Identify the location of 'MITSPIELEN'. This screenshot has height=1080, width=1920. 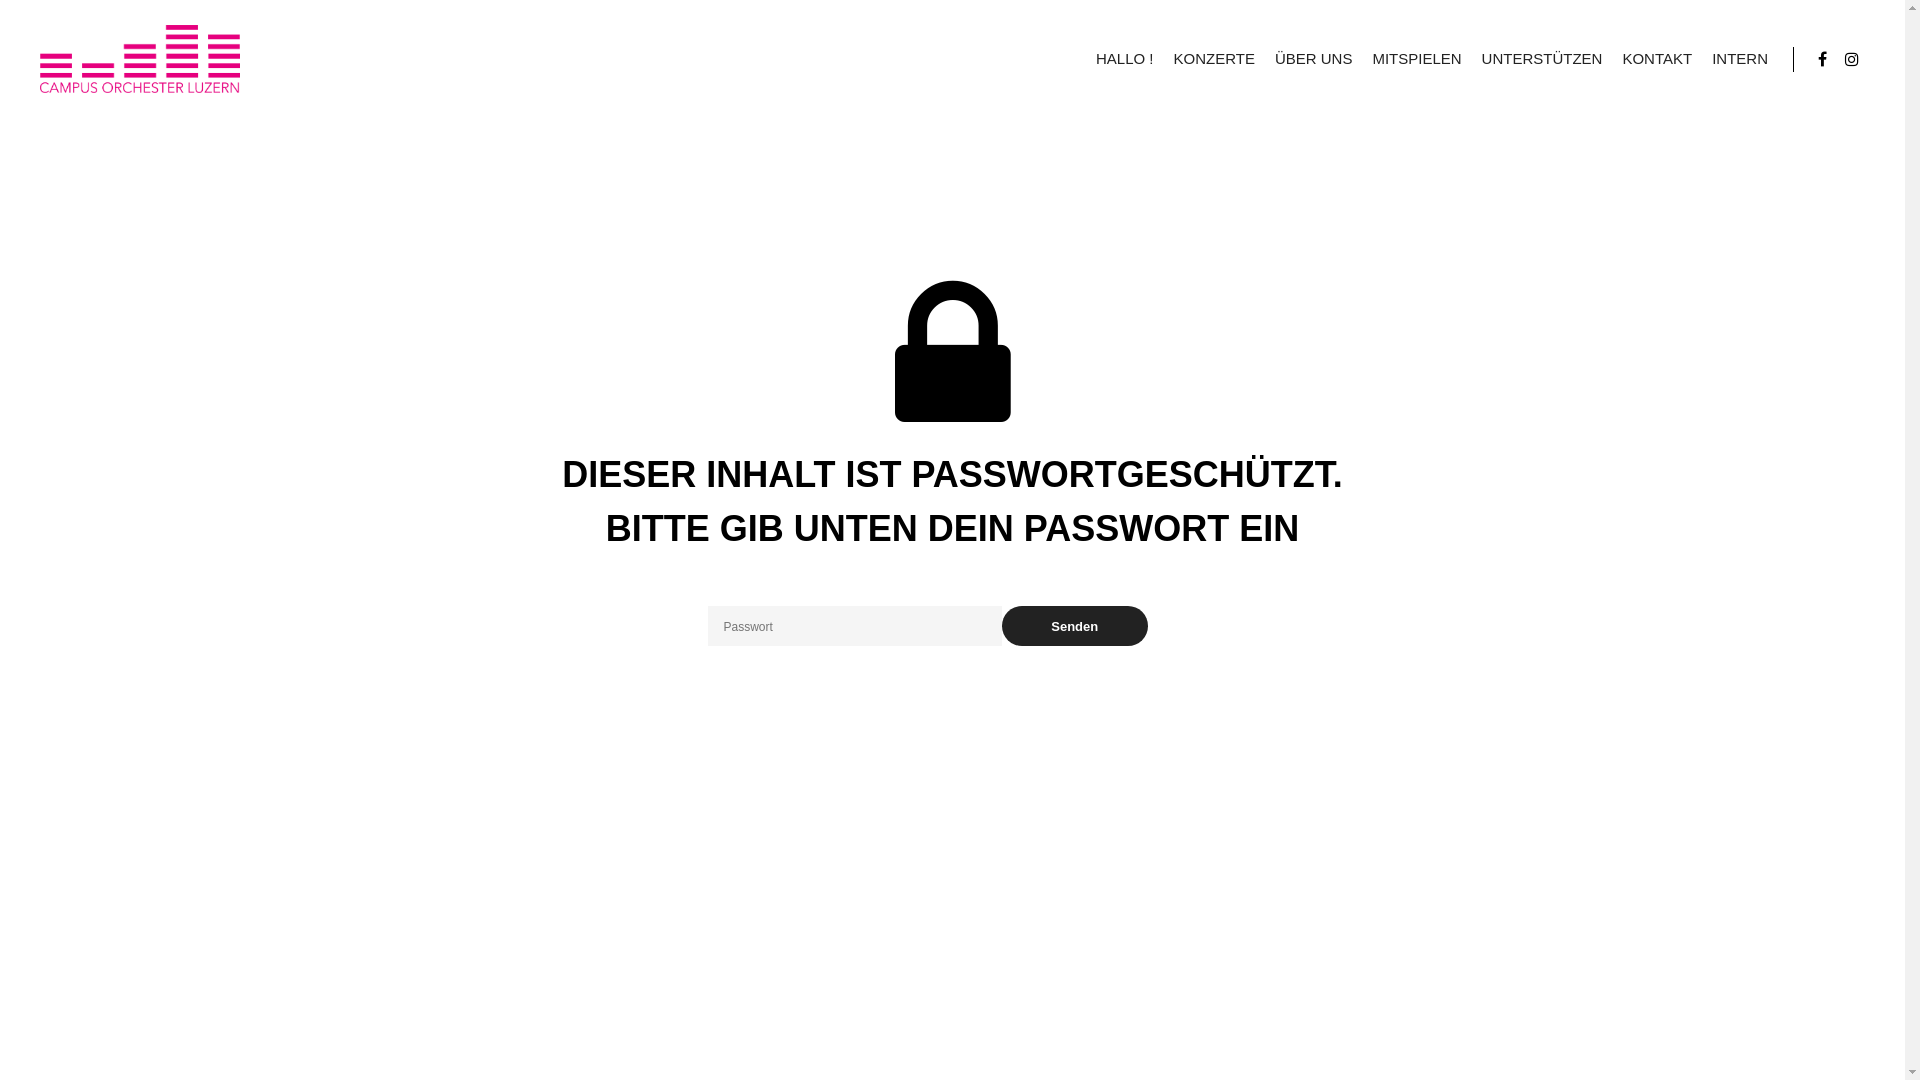
(1415, 57).